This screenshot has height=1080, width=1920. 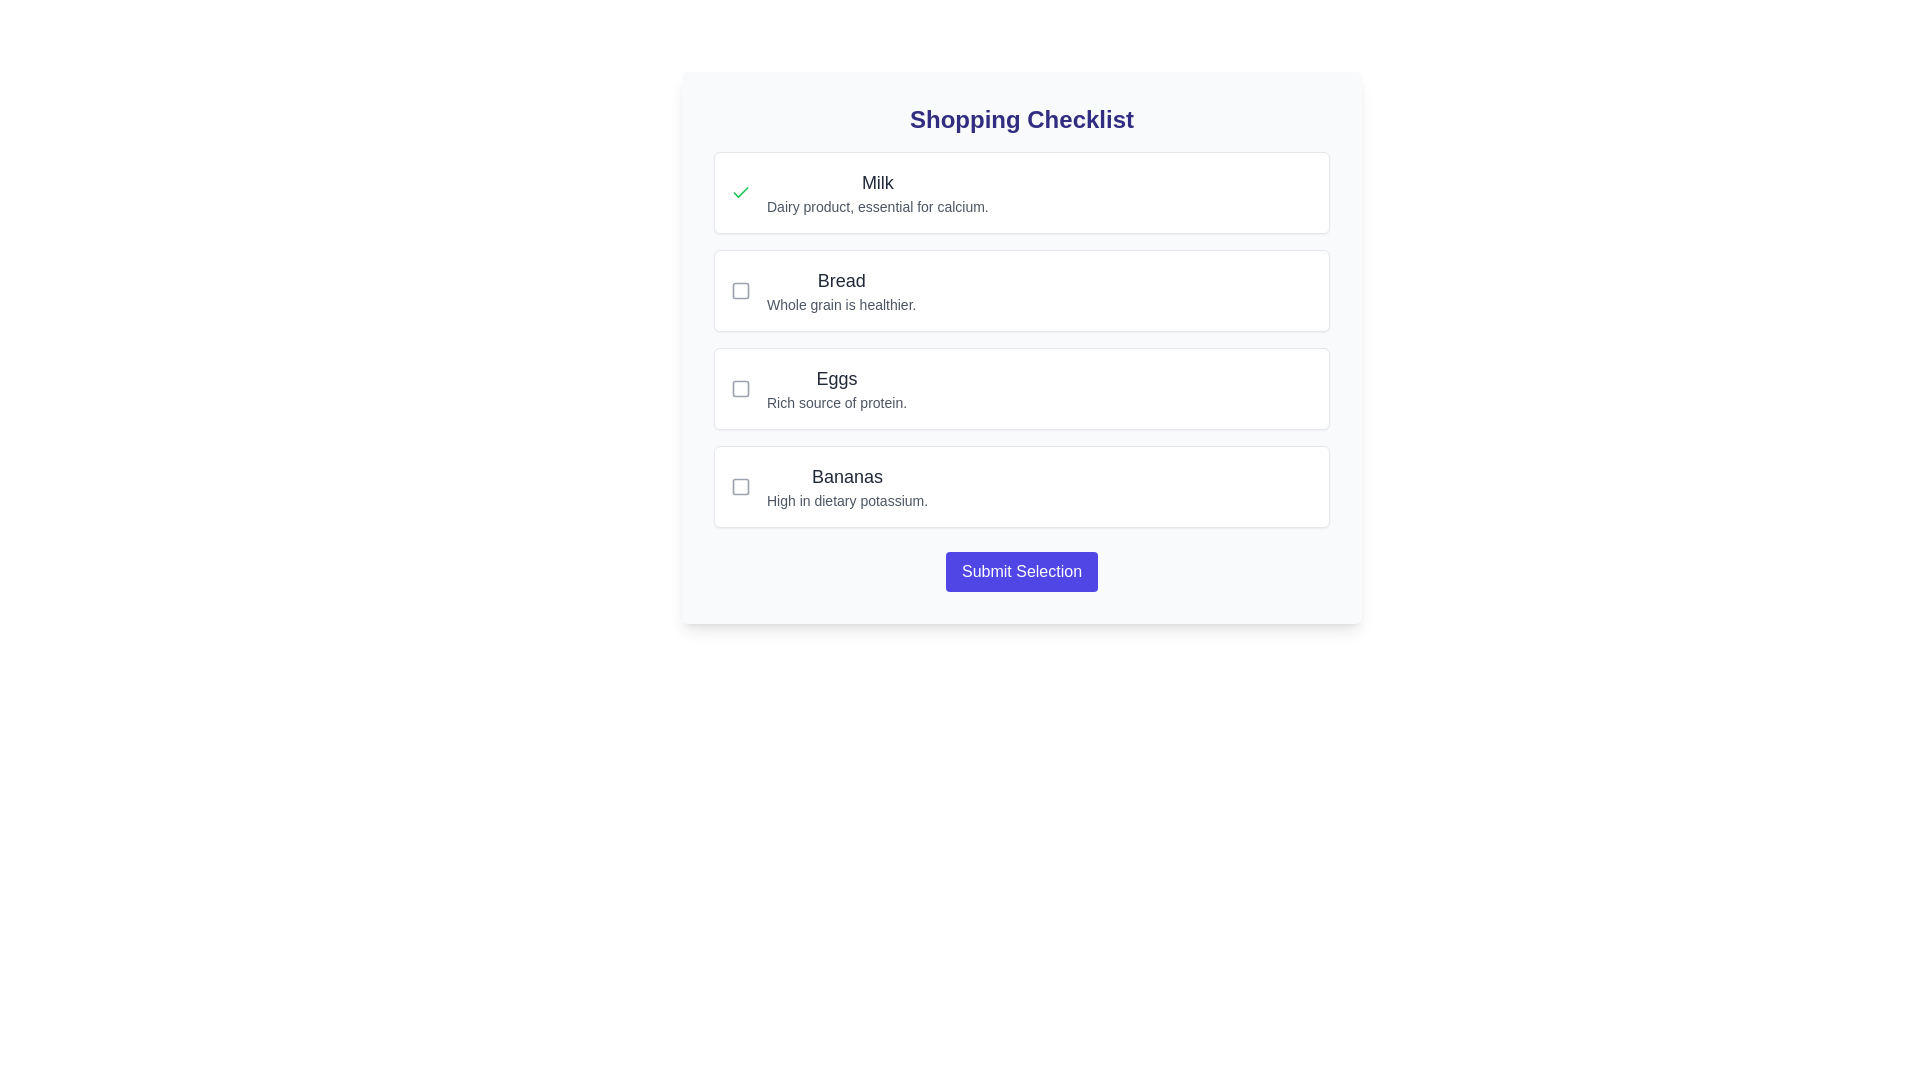 What do you see at coordinates (877, 182) in the screenshot?
I see `the text label displaying 'Milk', which is styled with a larger font size and medium weight, located at the upper part of a list item under 'Shopping Checklist'` at bounding box center [877, 182].